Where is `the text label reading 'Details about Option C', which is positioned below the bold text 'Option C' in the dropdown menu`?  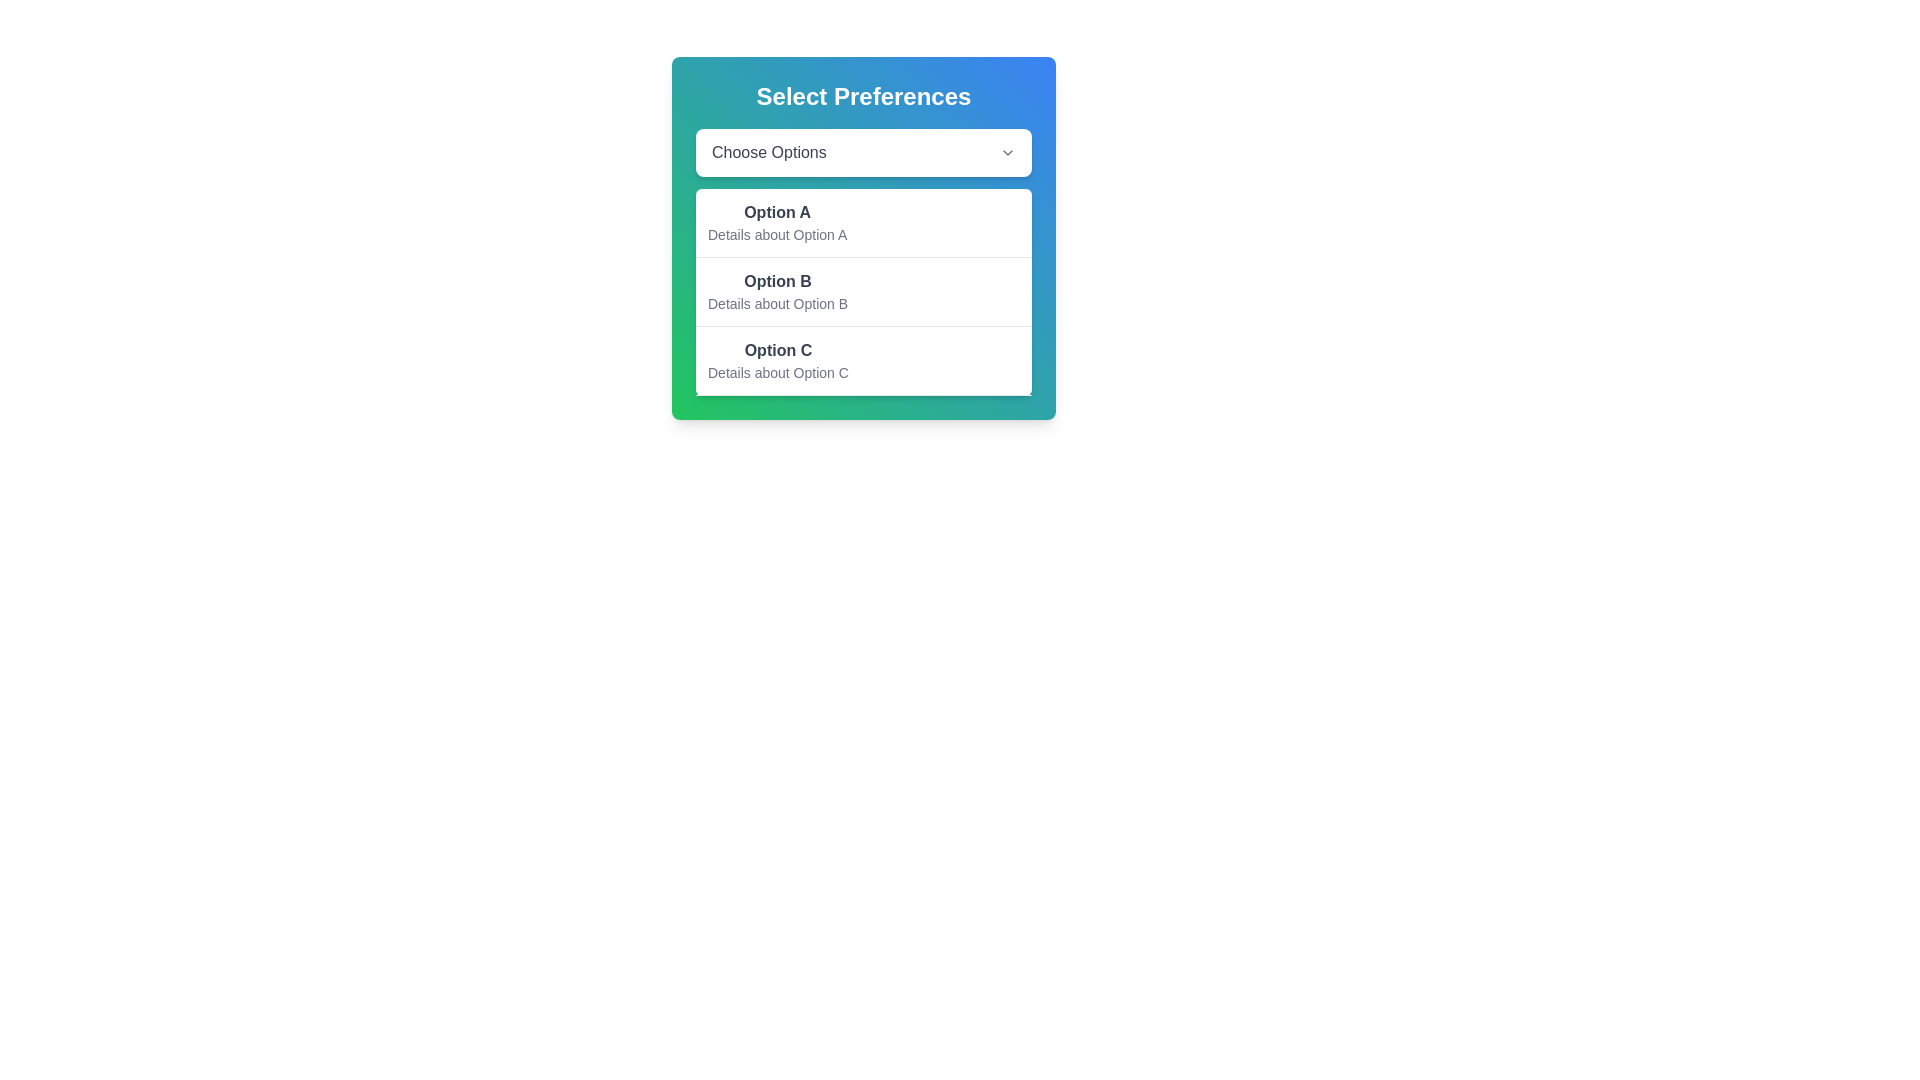 the text label reading 'Details about Option C', which is positioned below the bold text 'Option C' in the dropdown menu is located at coordinates (777, 373).